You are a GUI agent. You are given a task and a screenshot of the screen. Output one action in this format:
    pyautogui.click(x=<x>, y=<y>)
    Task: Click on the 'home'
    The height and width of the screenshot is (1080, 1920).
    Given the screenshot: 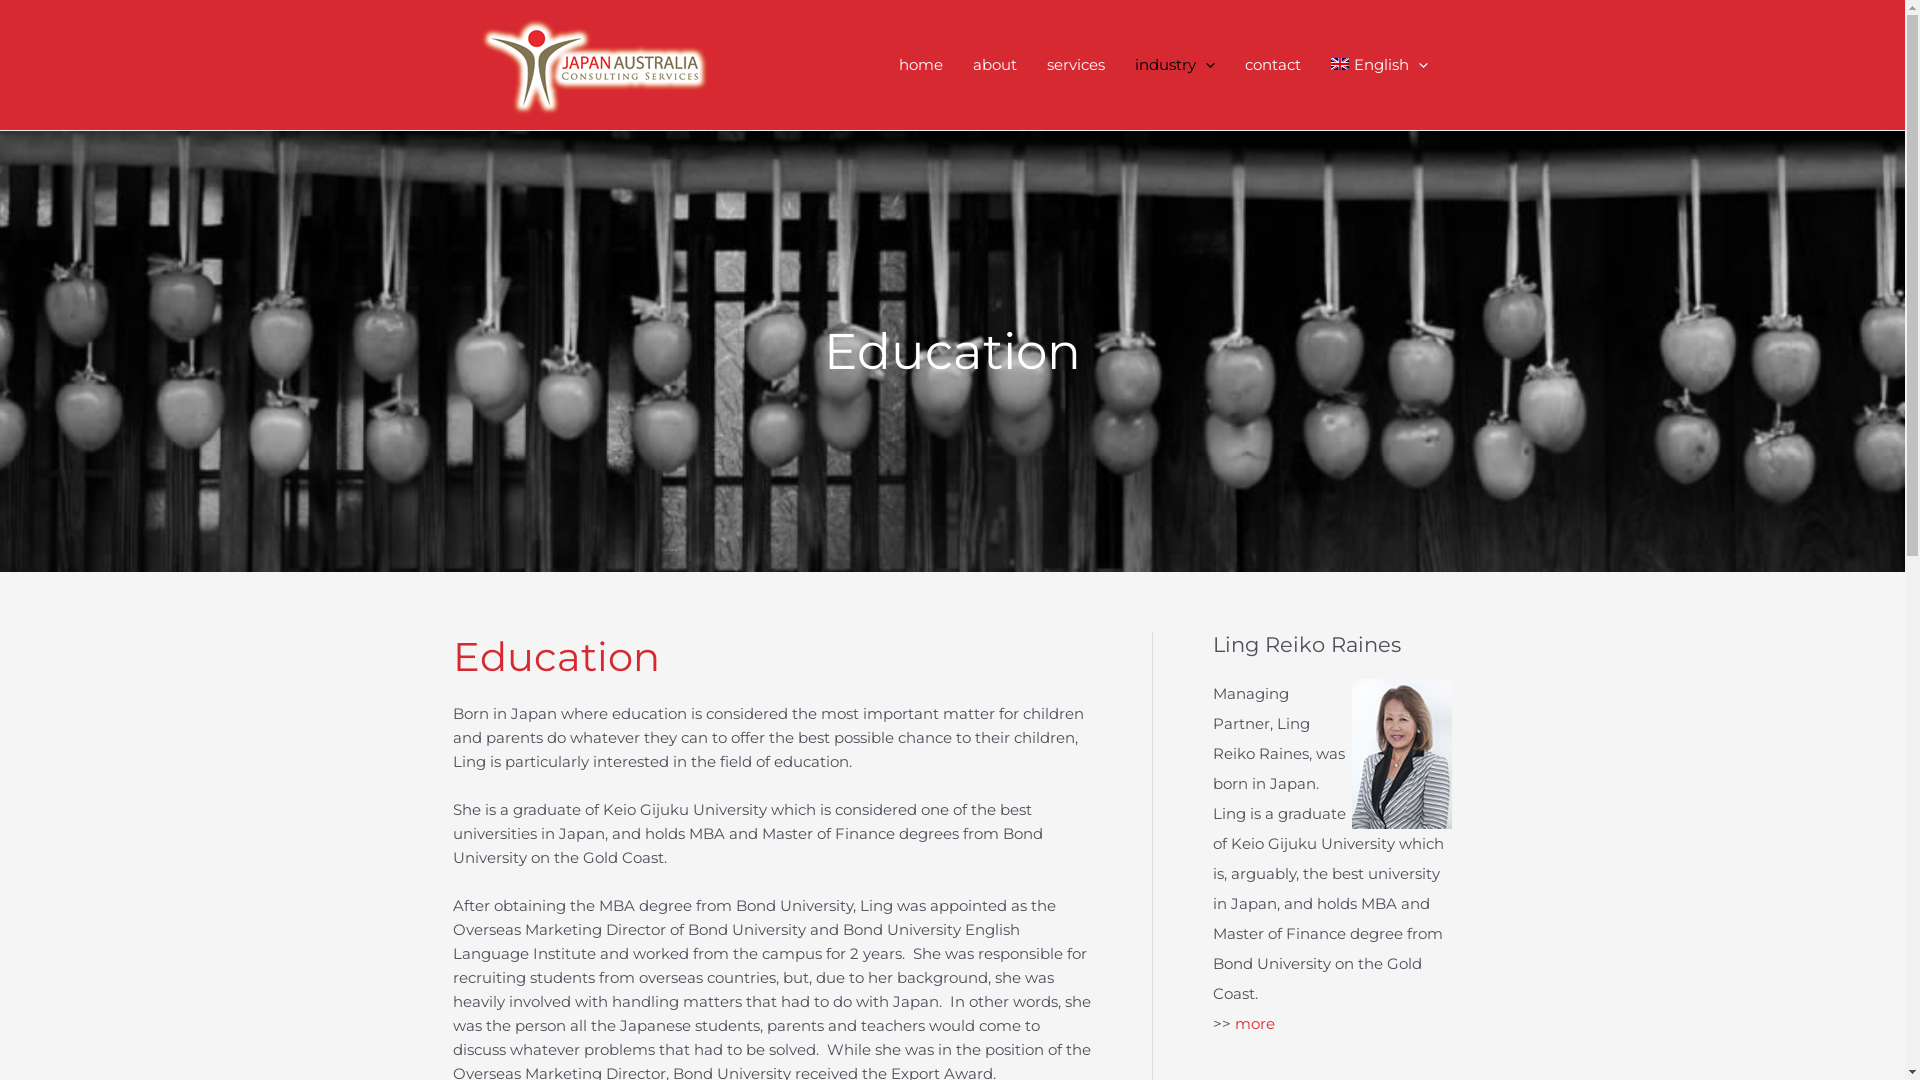 What is the action you would take?
    pyautogui.click(x=882, y=64)
    